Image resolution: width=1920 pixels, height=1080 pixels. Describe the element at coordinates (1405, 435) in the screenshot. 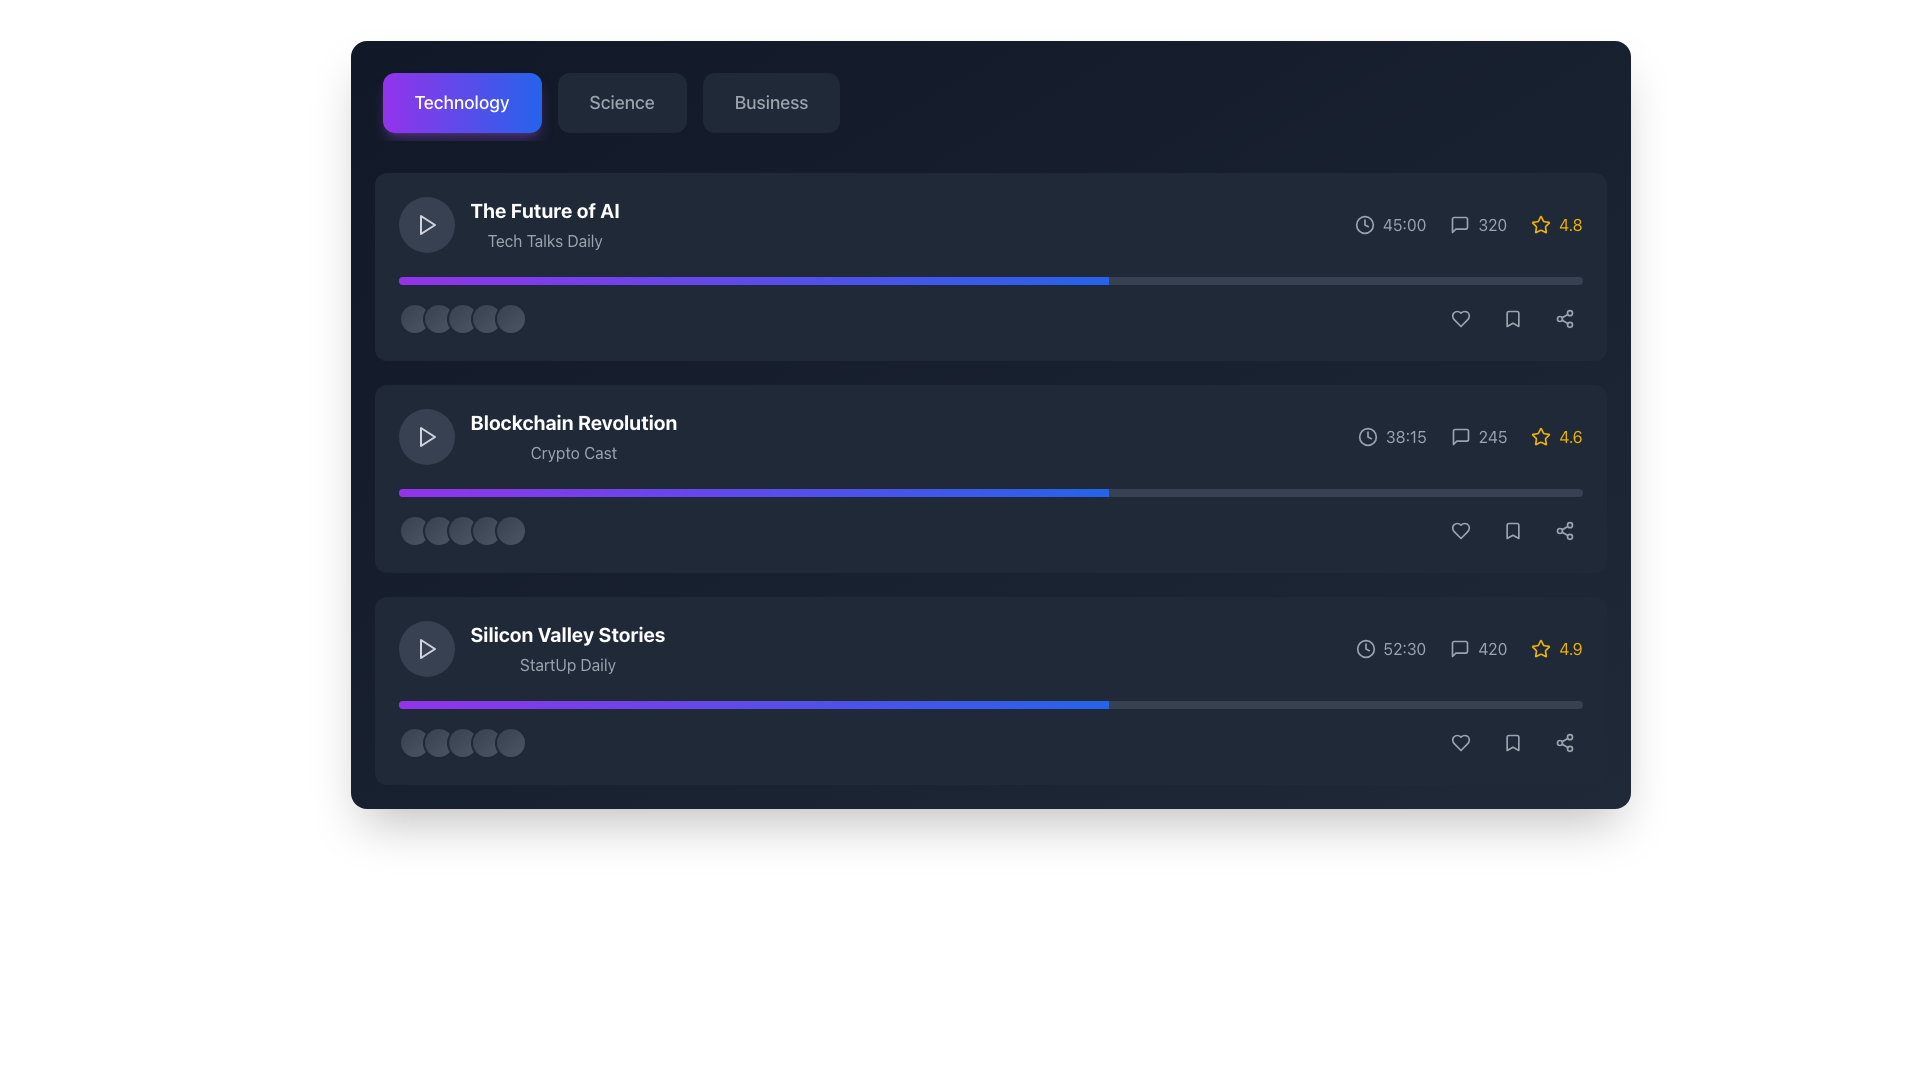

I see `text content of the Label/Text Display that represents the duration of the associated podcast episode, located in the second row of podcast entries, between the clock icon and numerical statistics` at that location.